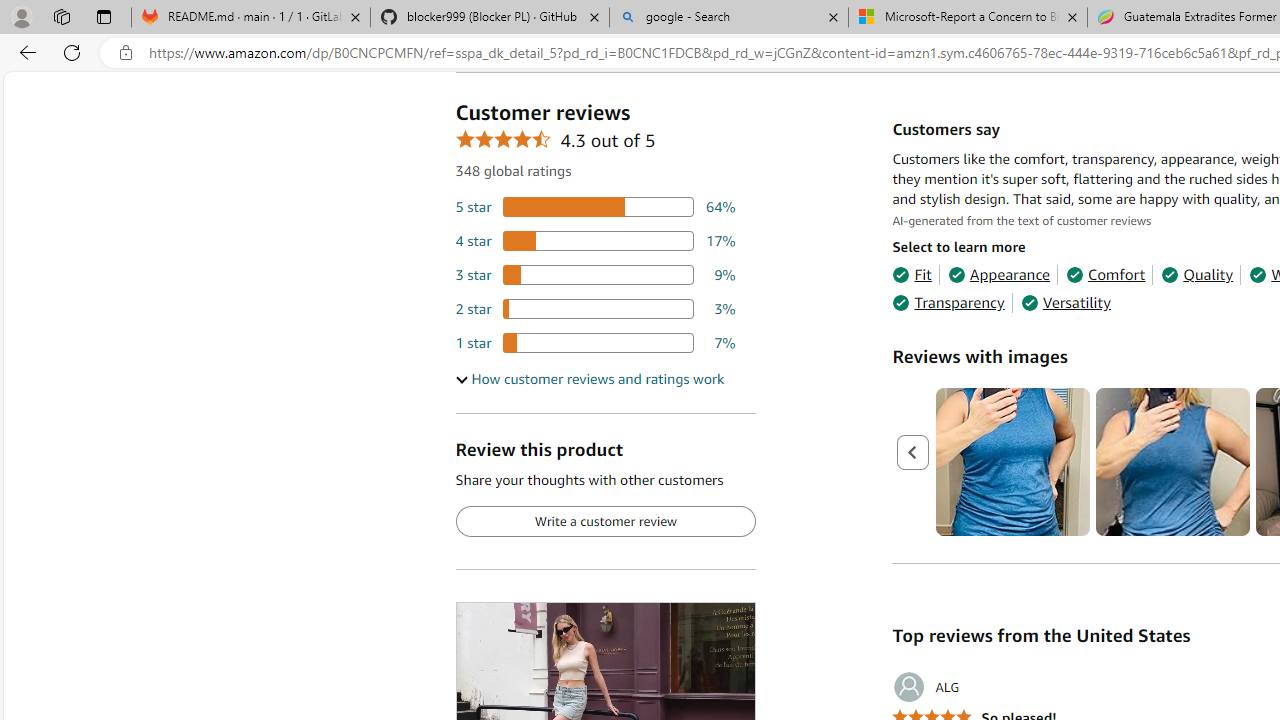 This screenshot has height=720, width=1280. I want to click on 'Quality', so click(1197, 275).